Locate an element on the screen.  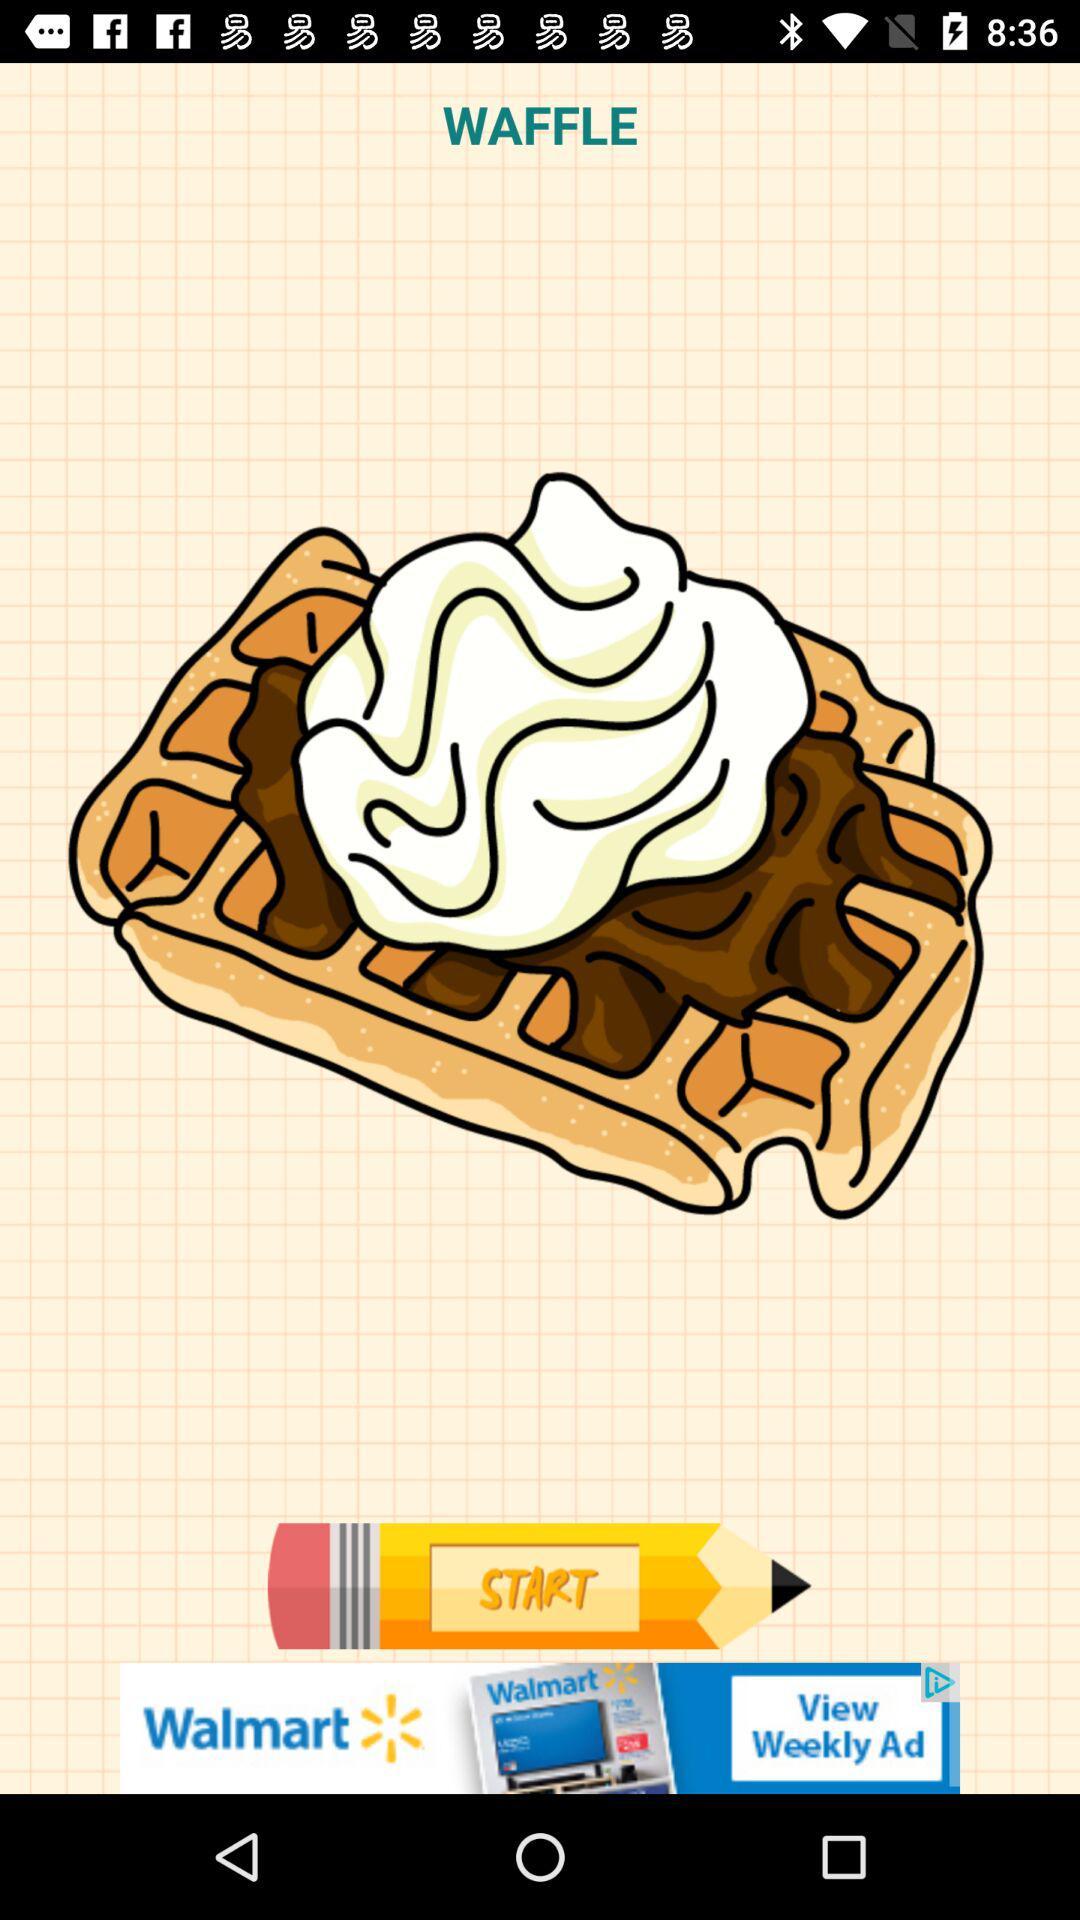
next stage is located at coordinates (538, 1585).